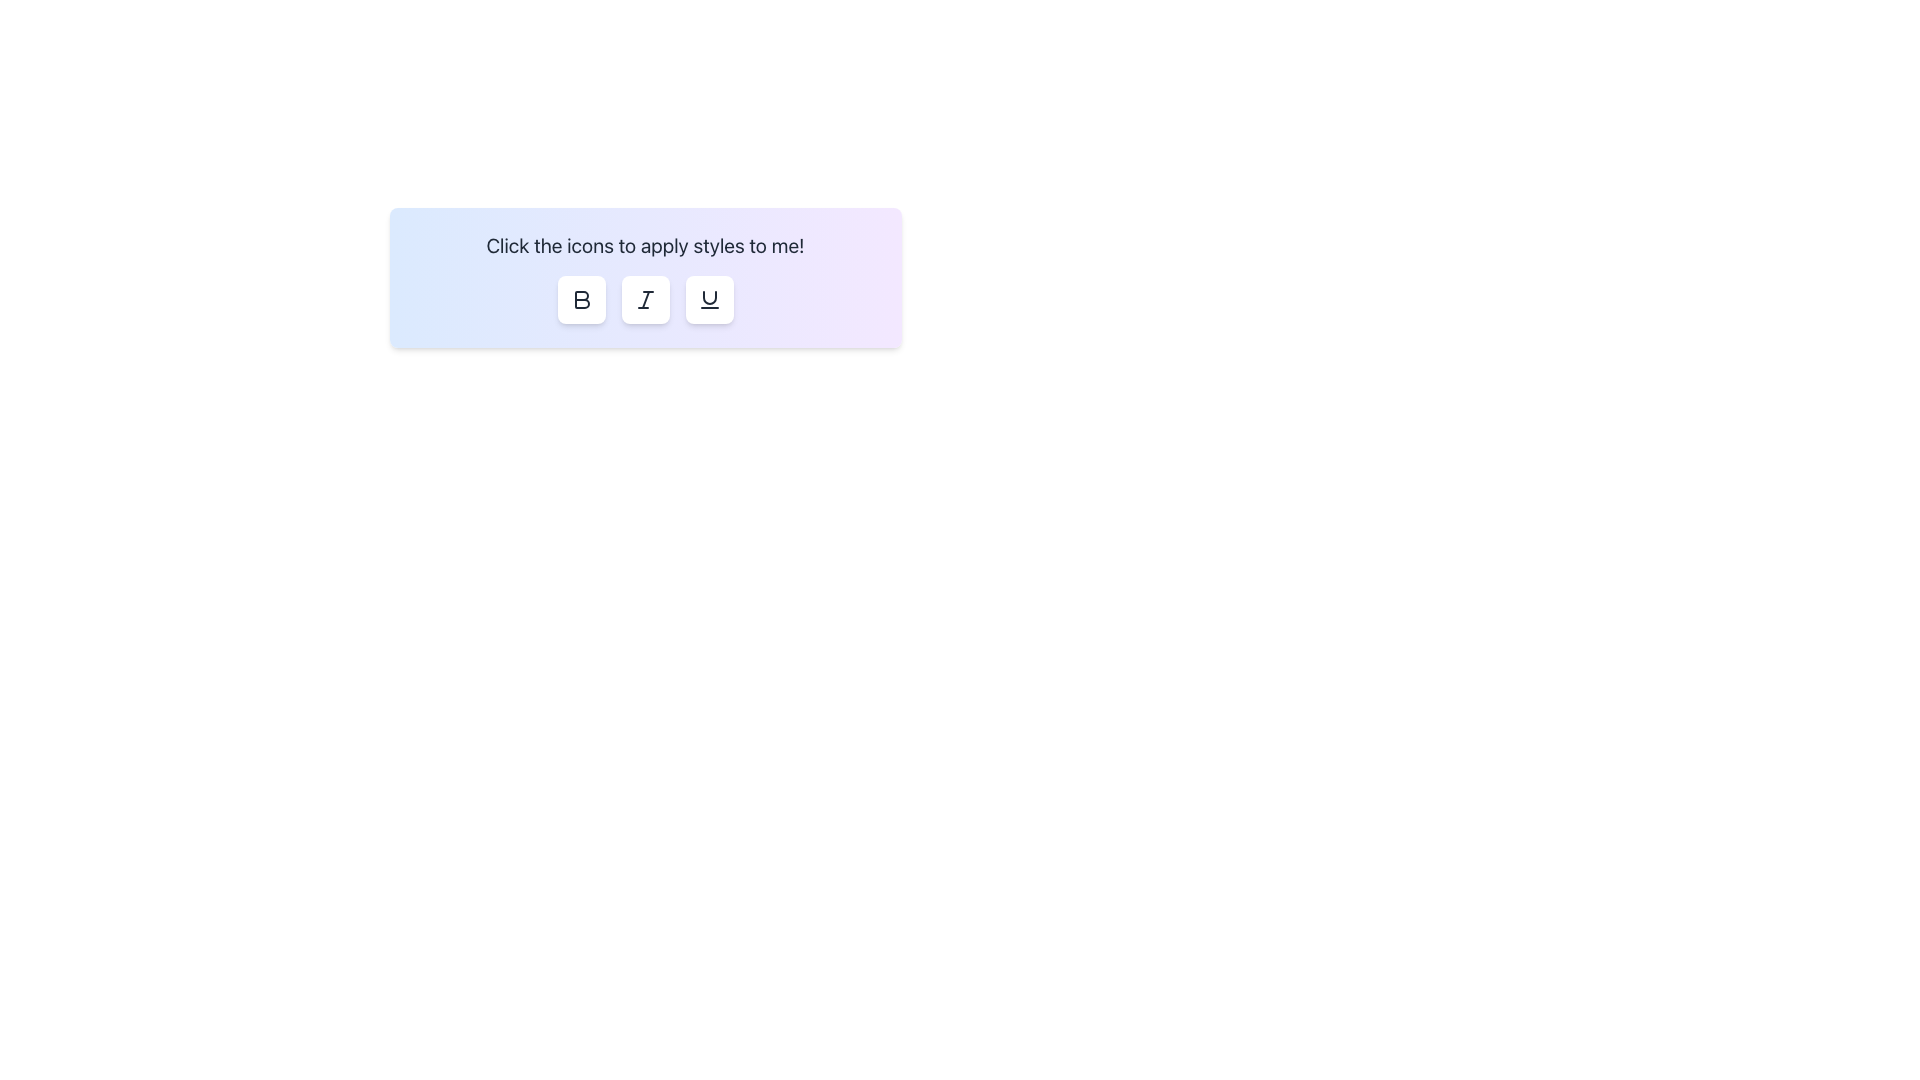 The width and height of the screenshot is (1920, 1080). Describe the element at coordinates (709, 300) in the screenshot. I see `the icon button resembling a letter 'U' with an underline, which is the third icon in a row of three buttons on the rightmost end of the row` at that location.